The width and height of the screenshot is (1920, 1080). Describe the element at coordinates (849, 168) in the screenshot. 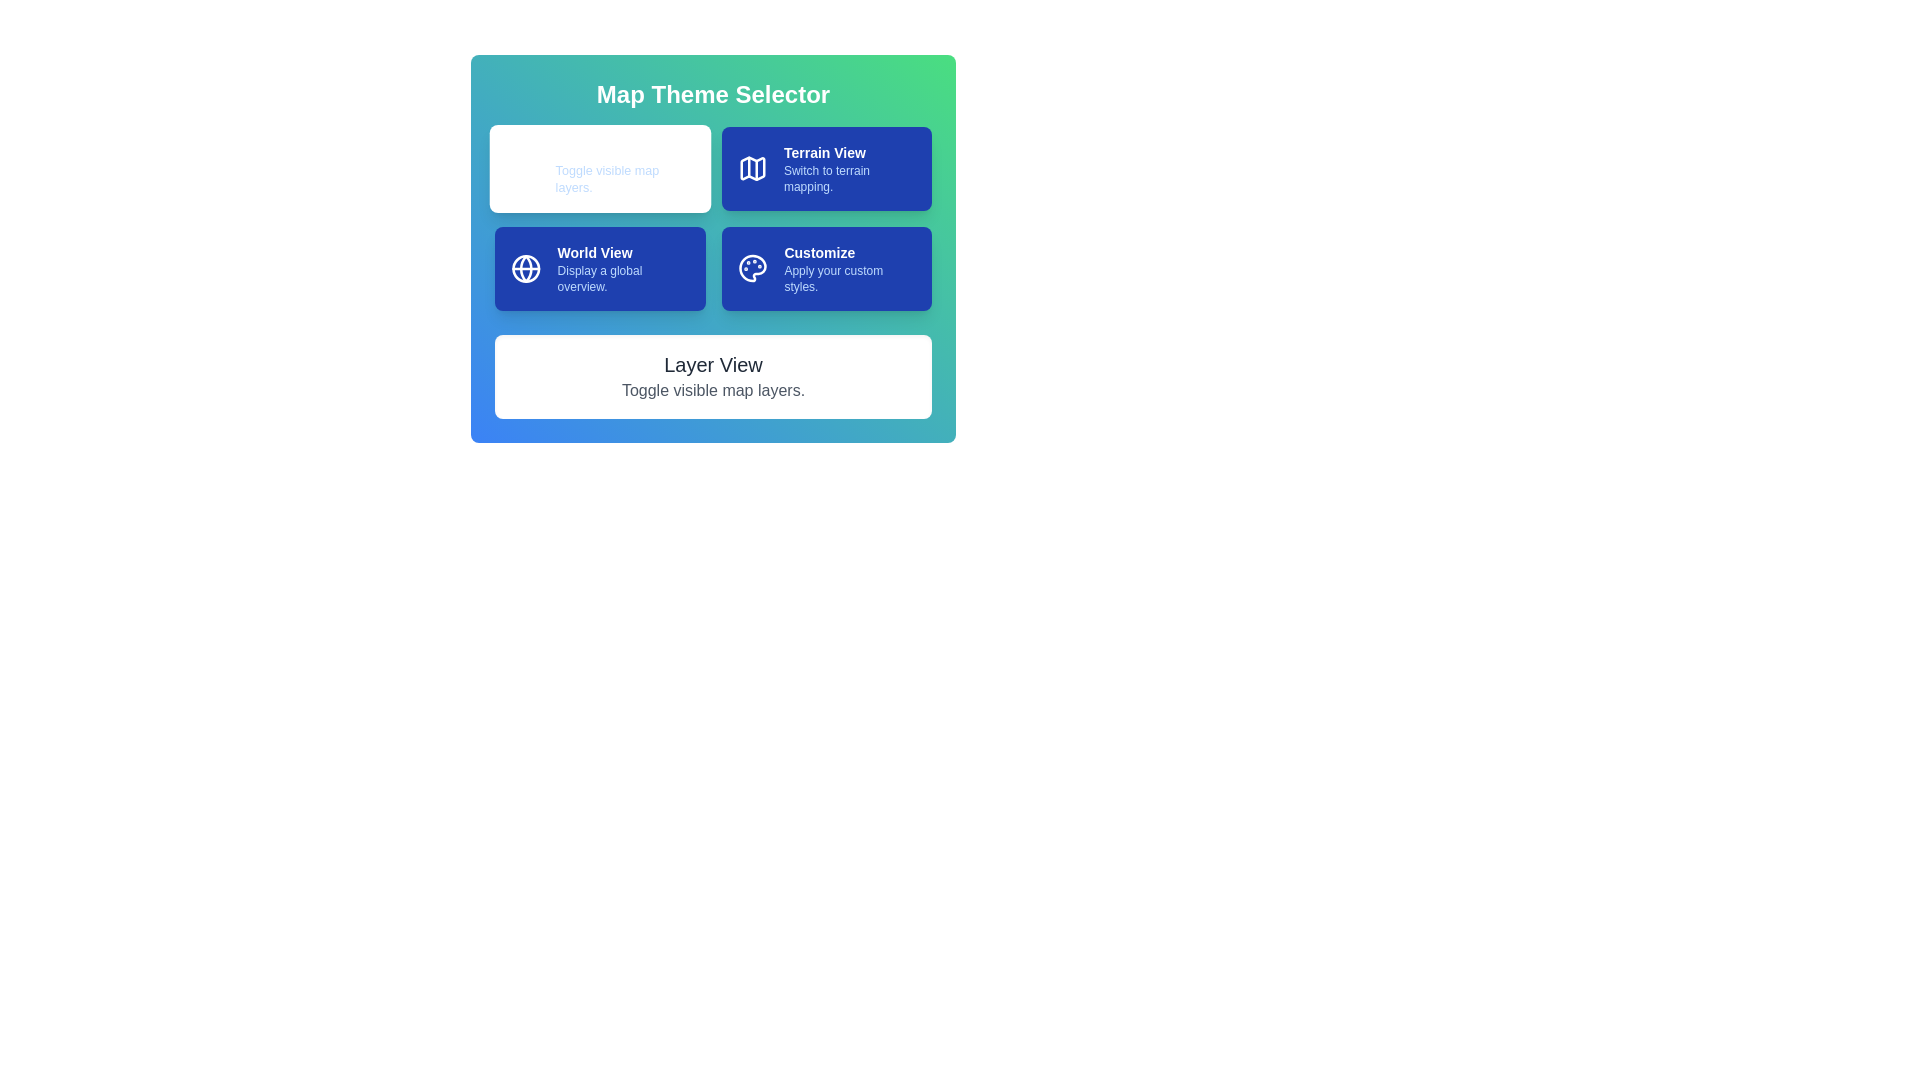

I see `the 'Terrain View' informational text component, which features bold white text and a smaller light blue description, located in the second column of the second row under 'Map Theme Selector.'` at that location.